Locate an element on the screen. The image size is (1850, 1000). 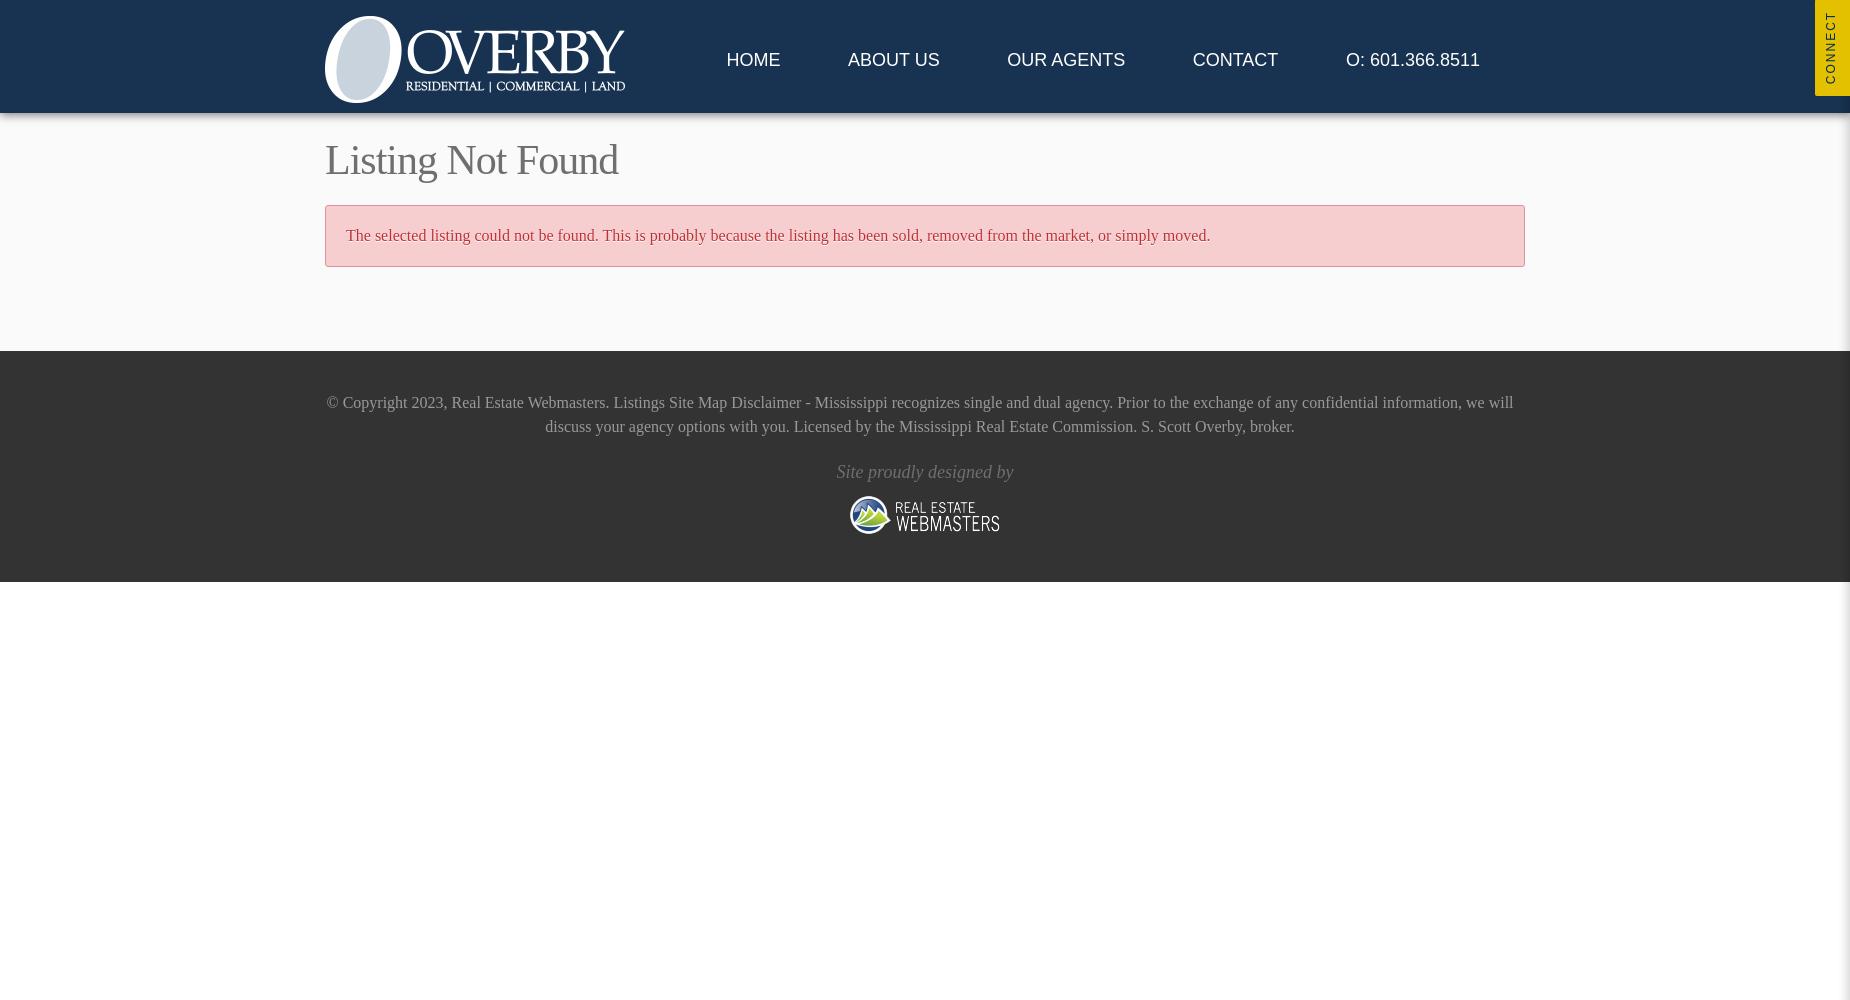
'© Copyright 2023,' is located at coordinates (387, 402).